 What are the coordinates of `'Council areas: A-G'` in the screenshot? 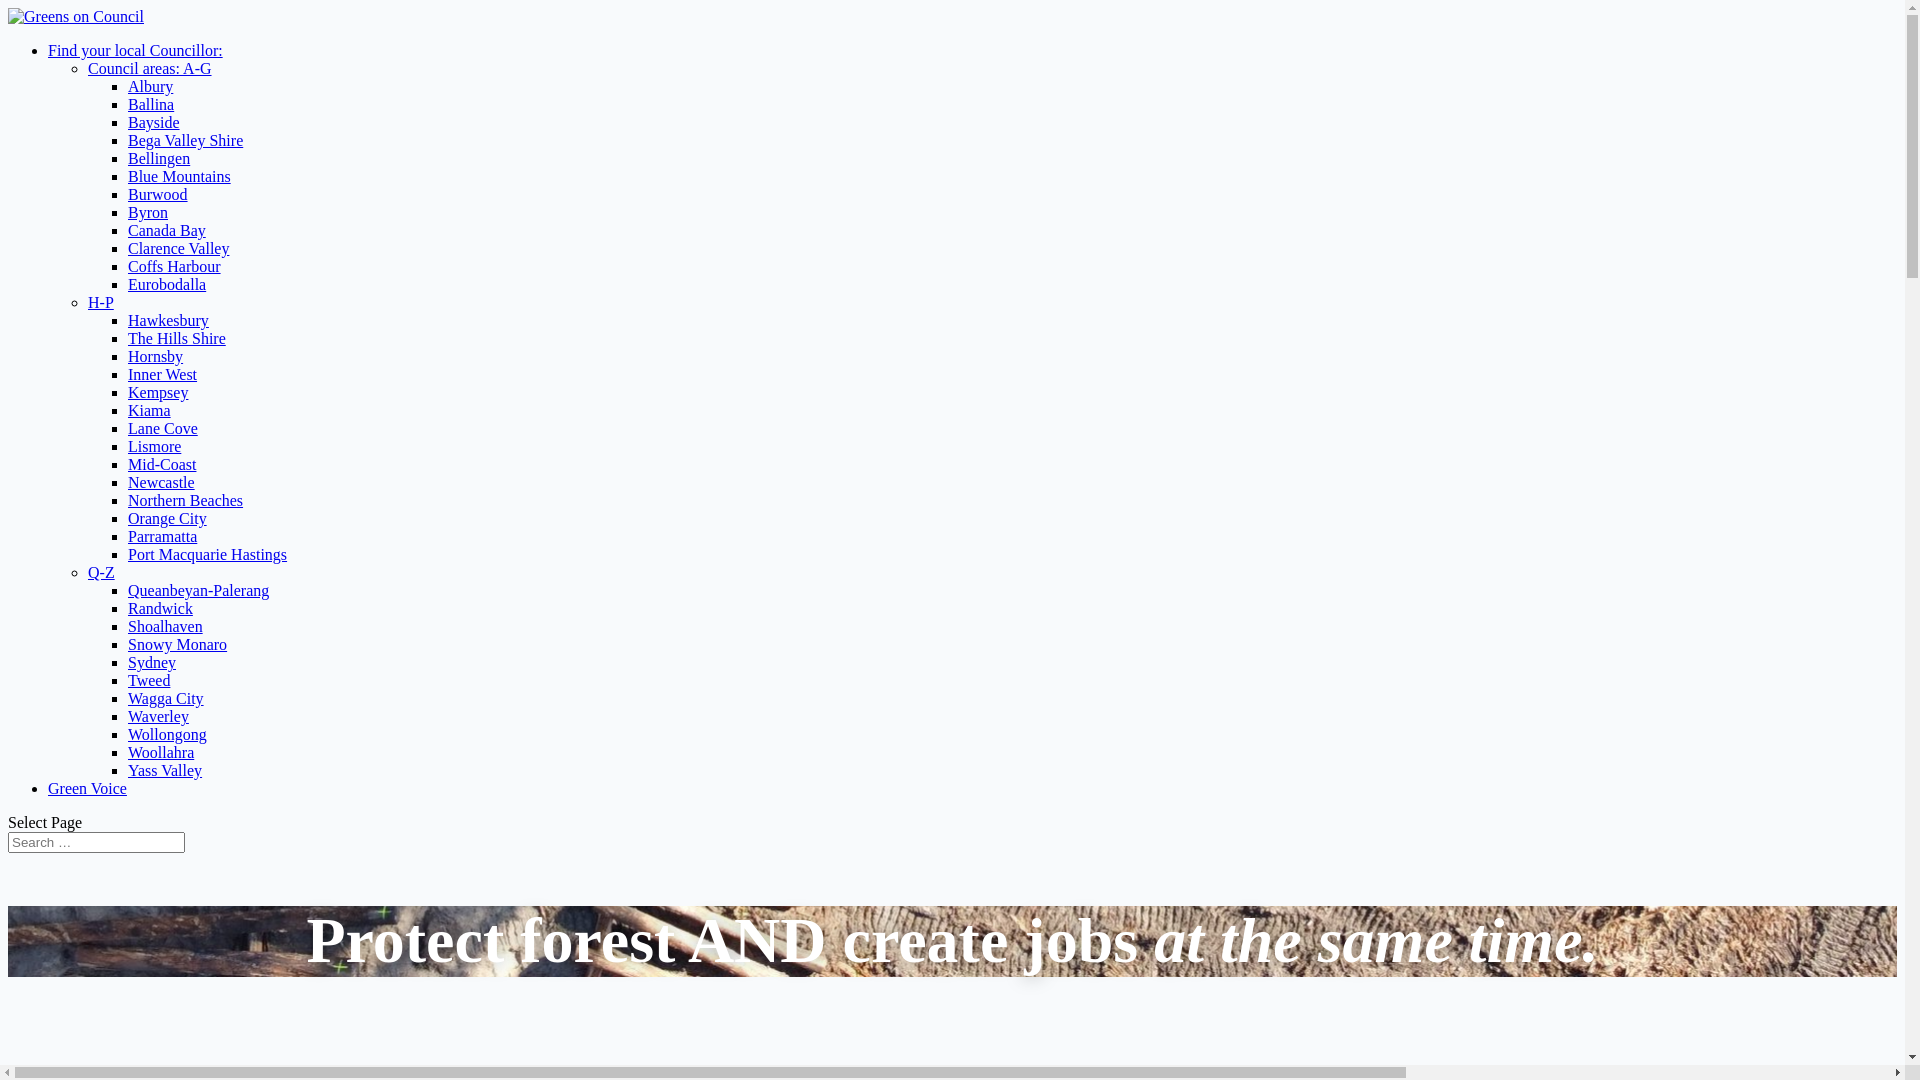 It's located at (148, 67).